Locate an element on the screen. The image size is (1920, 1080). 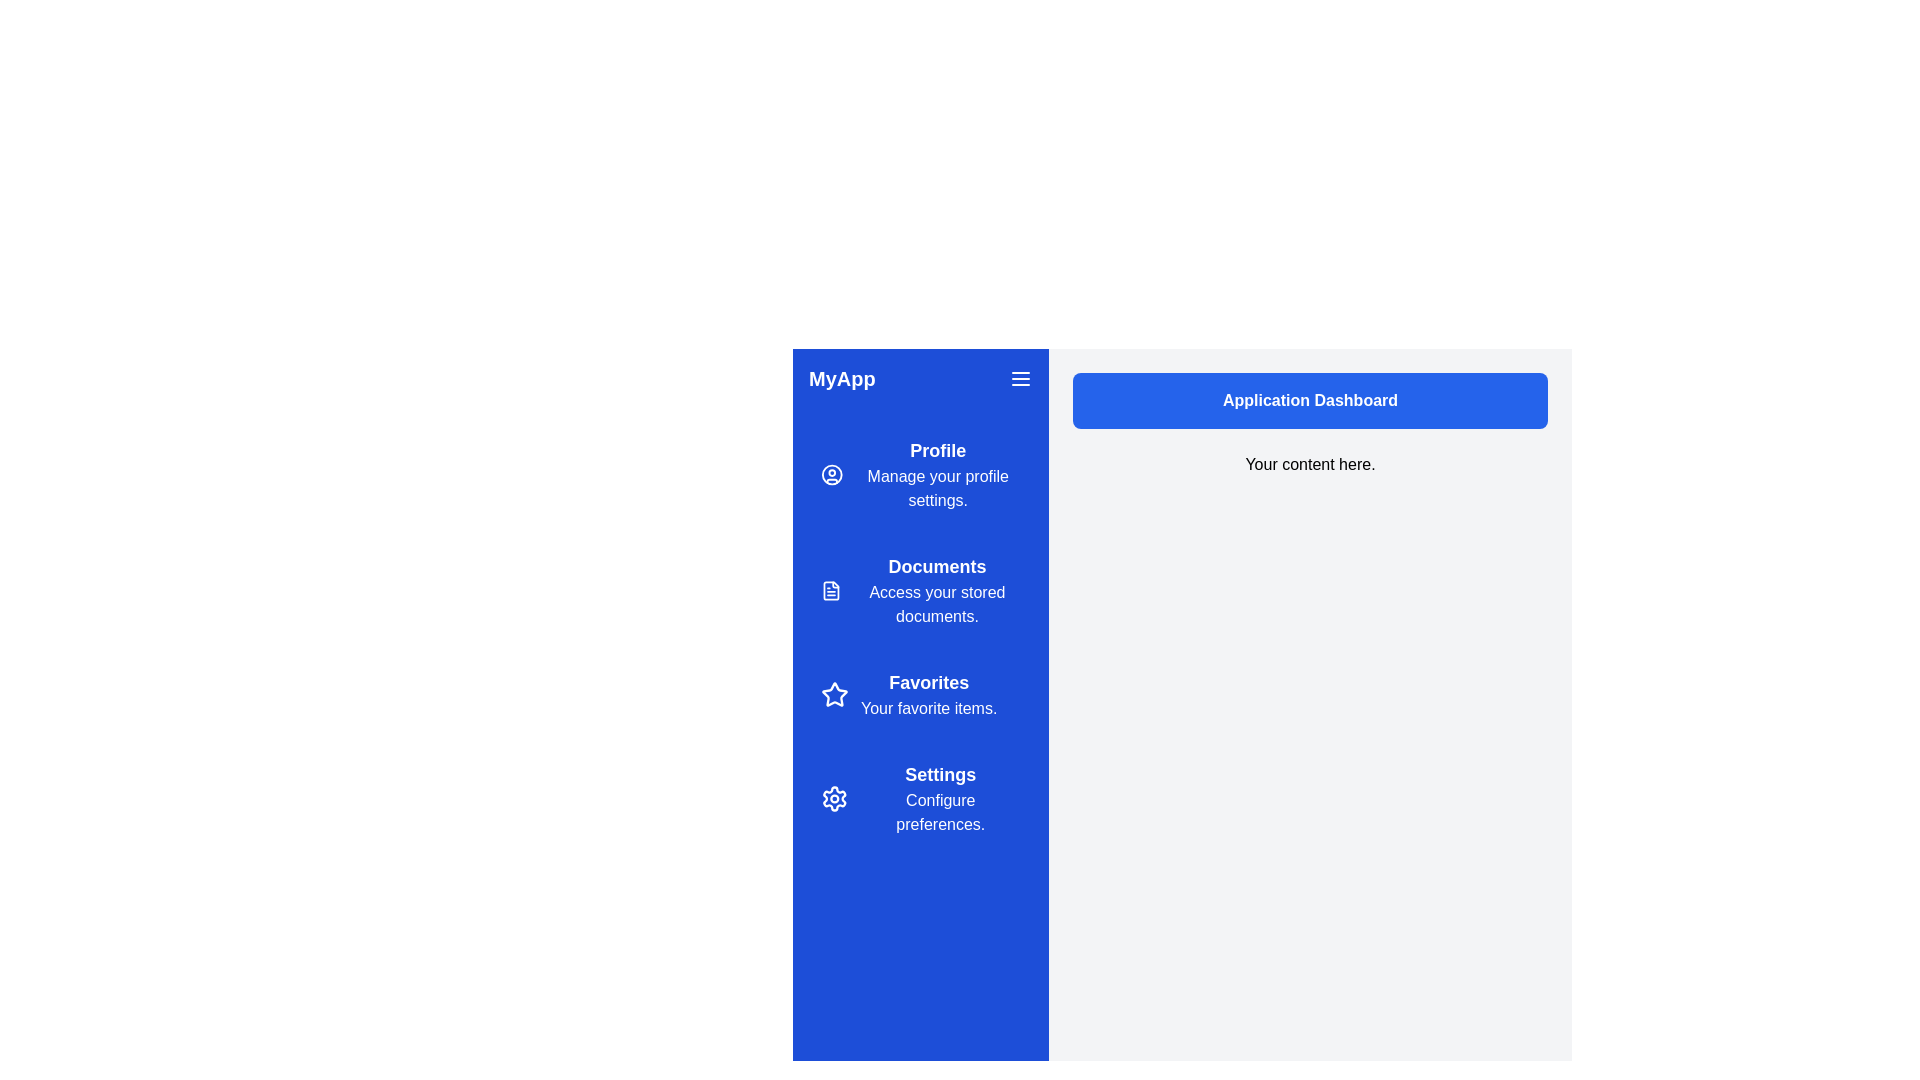
the navigation item Settings from the drawer is located at coordinates (920, 797).